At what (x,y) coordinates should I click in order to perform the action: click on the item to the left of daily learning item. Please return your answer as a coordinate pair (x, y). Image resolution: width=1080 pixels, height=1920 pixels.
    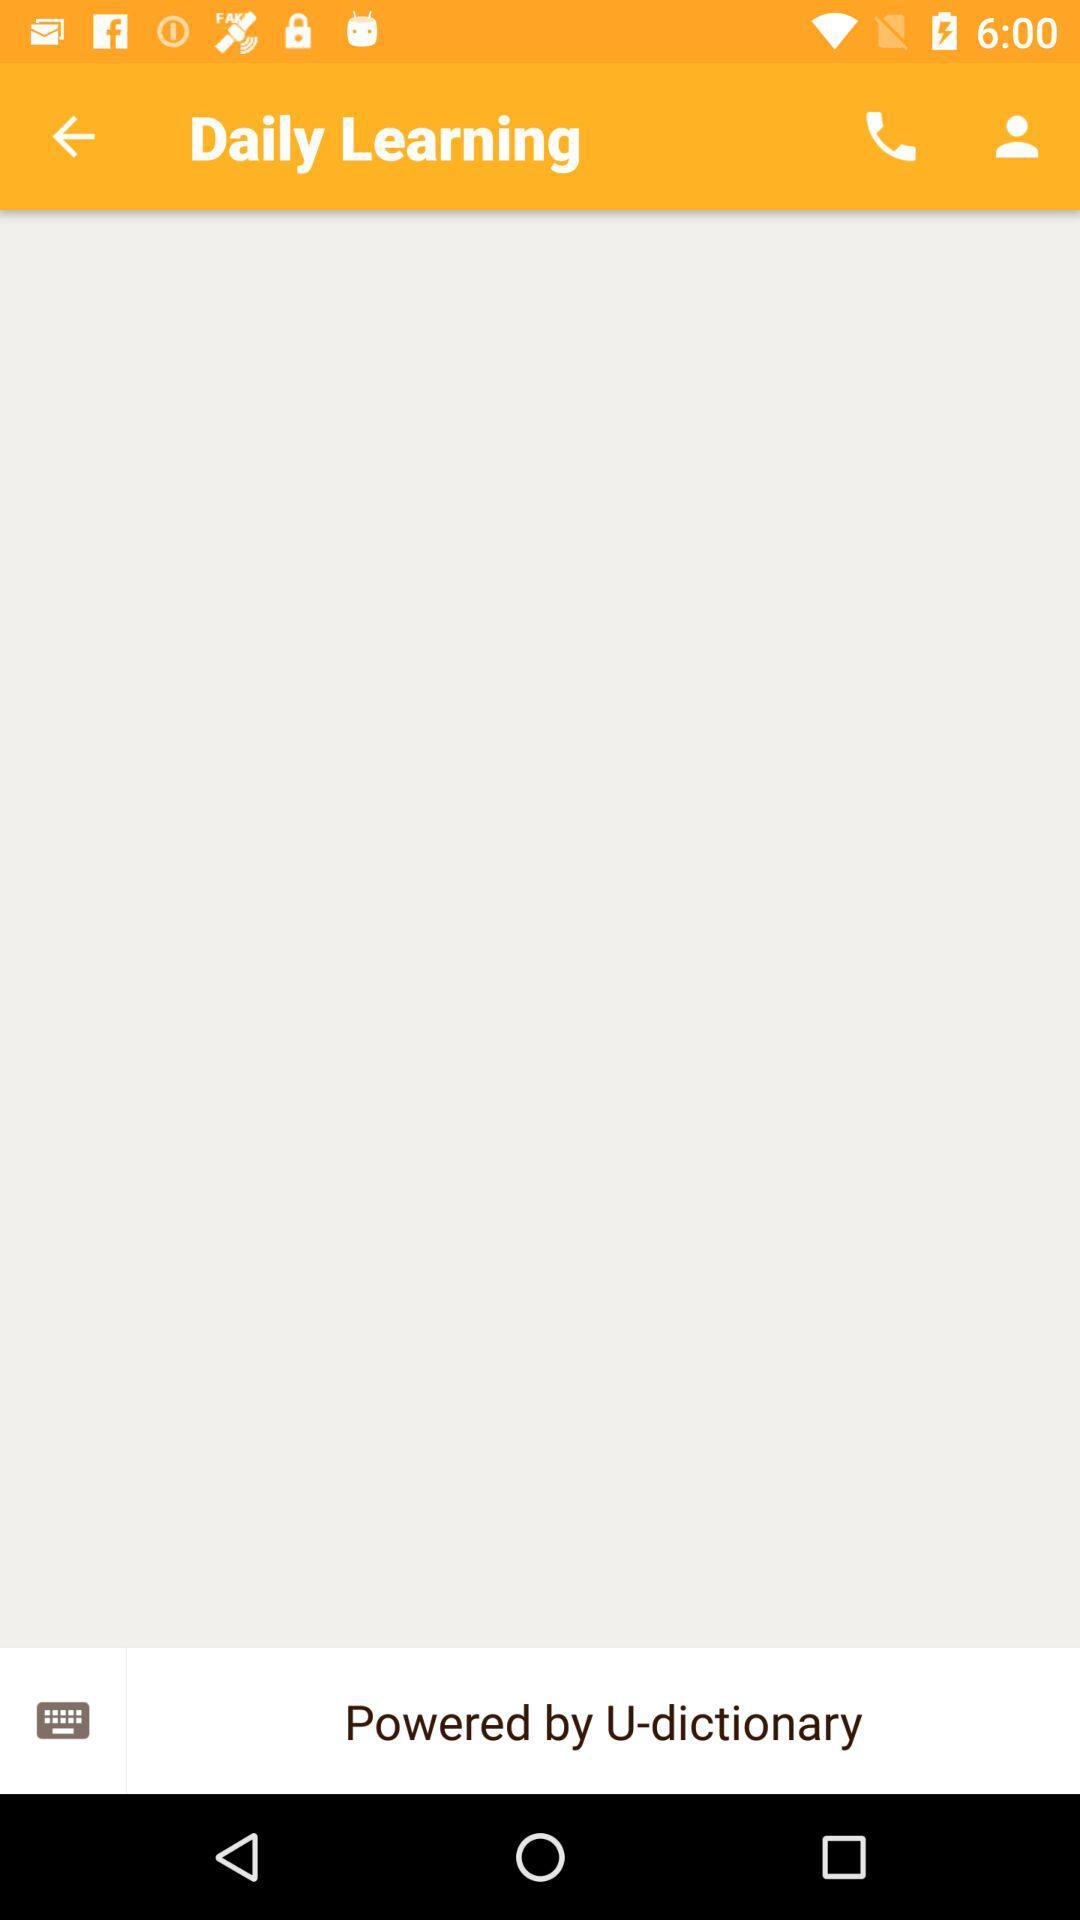
    Looking at the image, I should click on (72, 135).